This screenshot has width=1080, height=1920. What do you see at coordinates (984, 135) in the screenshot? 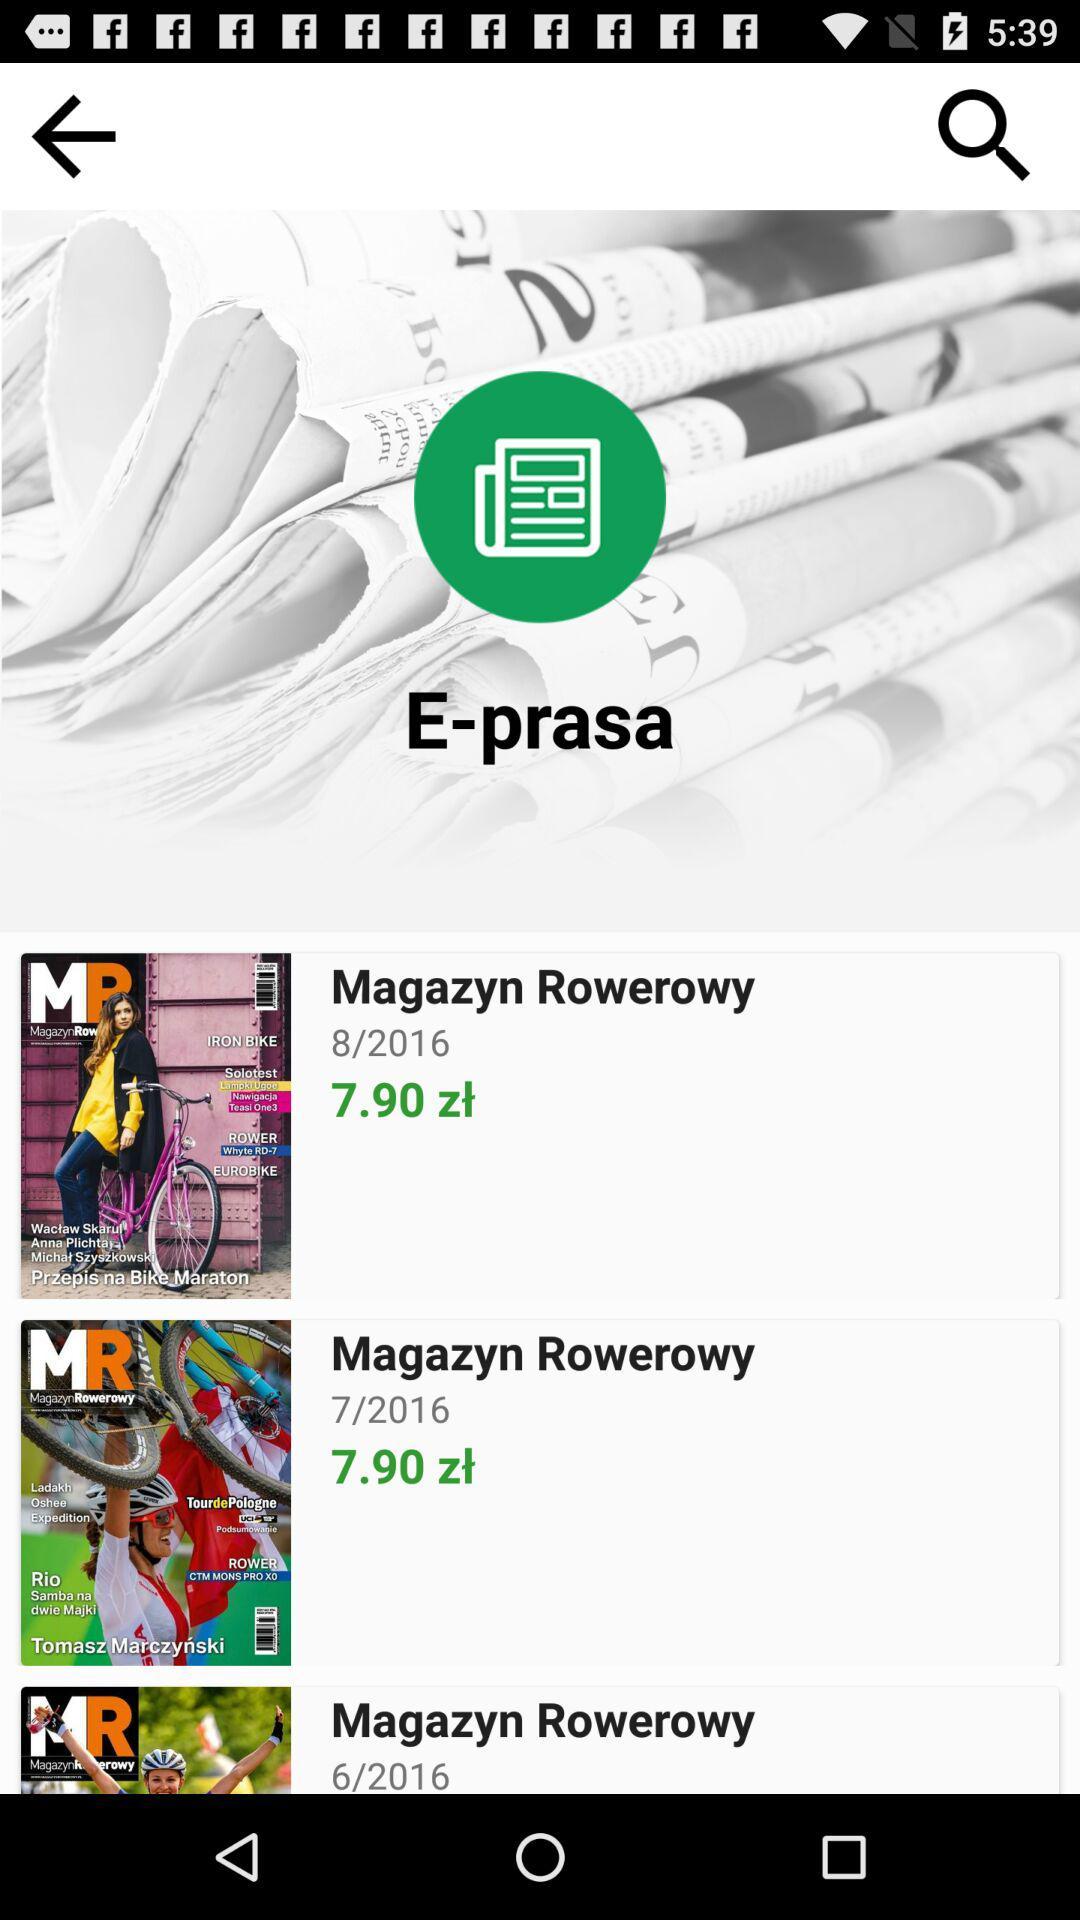
I see `icon at the top right corner` at bounding box center [984, 135].